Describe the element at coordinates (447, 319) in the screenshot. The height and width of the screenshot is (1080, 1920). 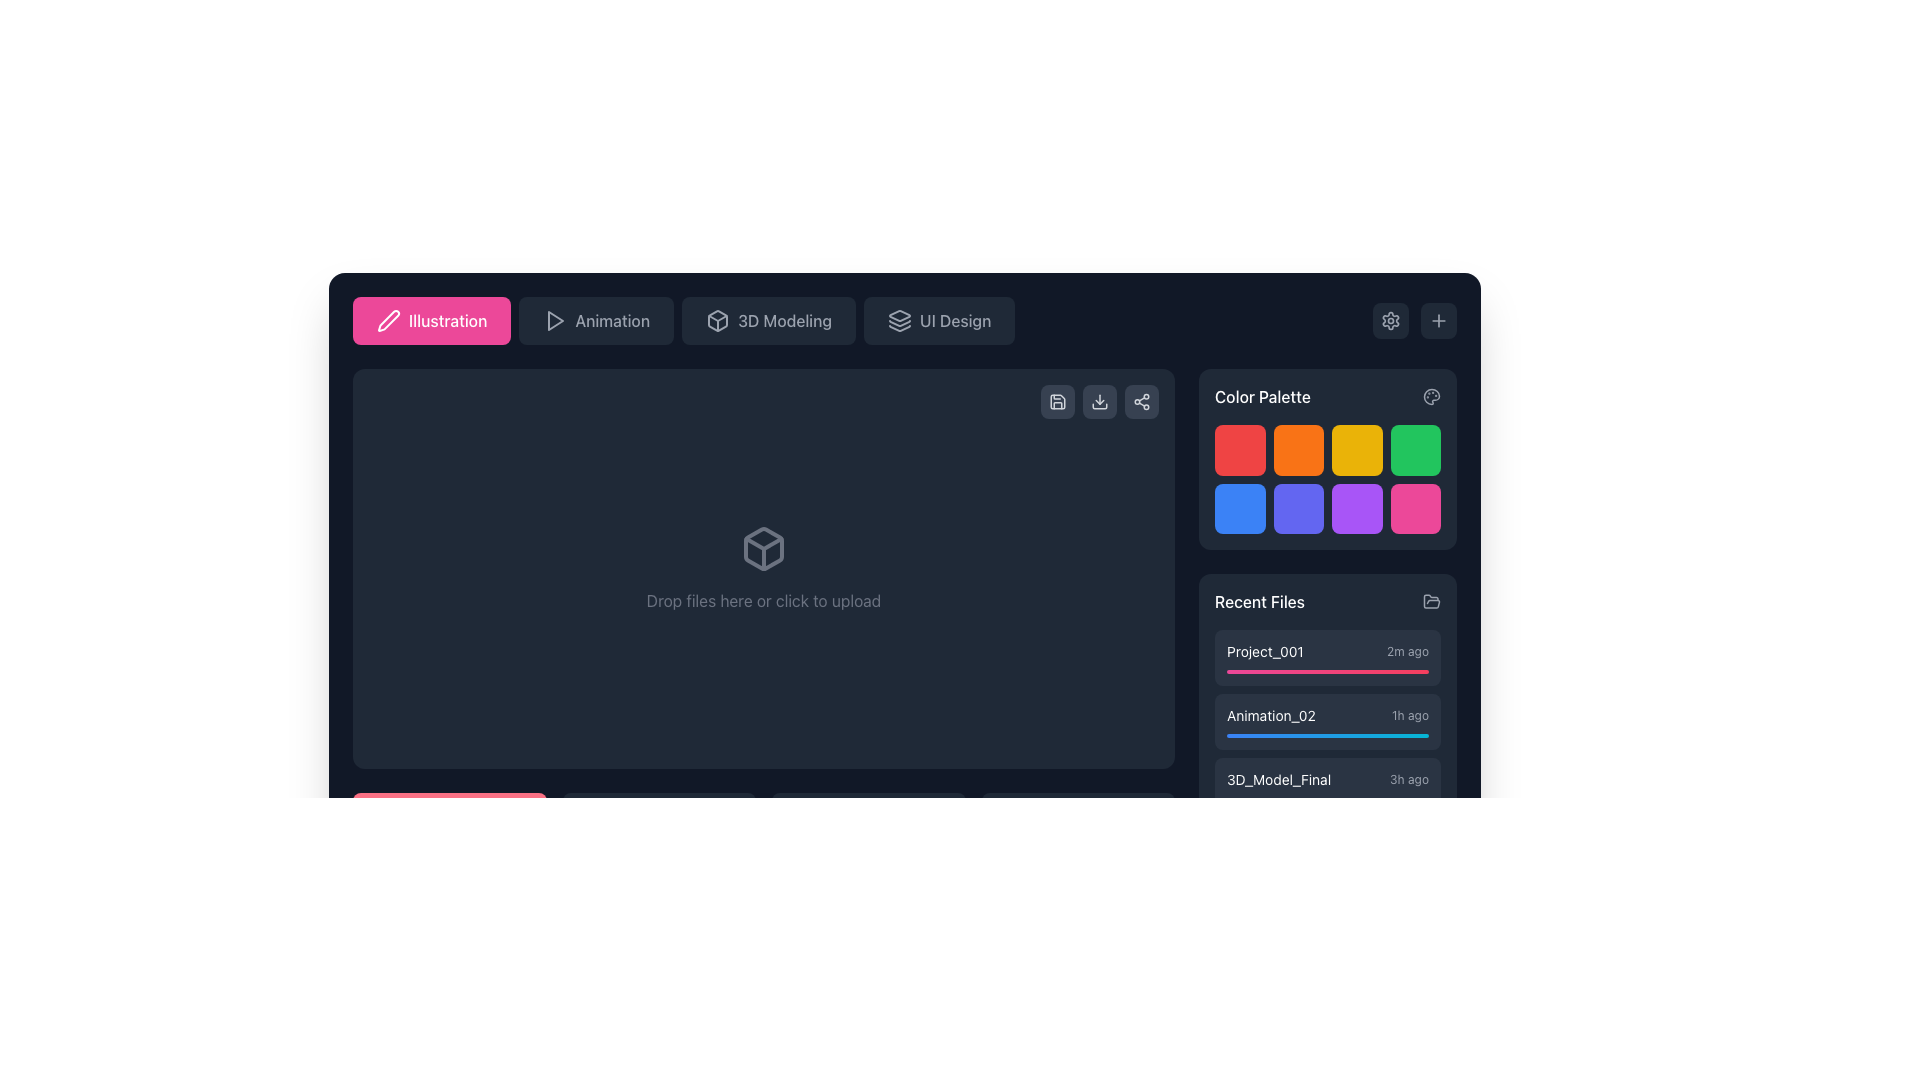
I see `the Text Label element displaying 'Illustration' inside a pink rectangular button` at that location.